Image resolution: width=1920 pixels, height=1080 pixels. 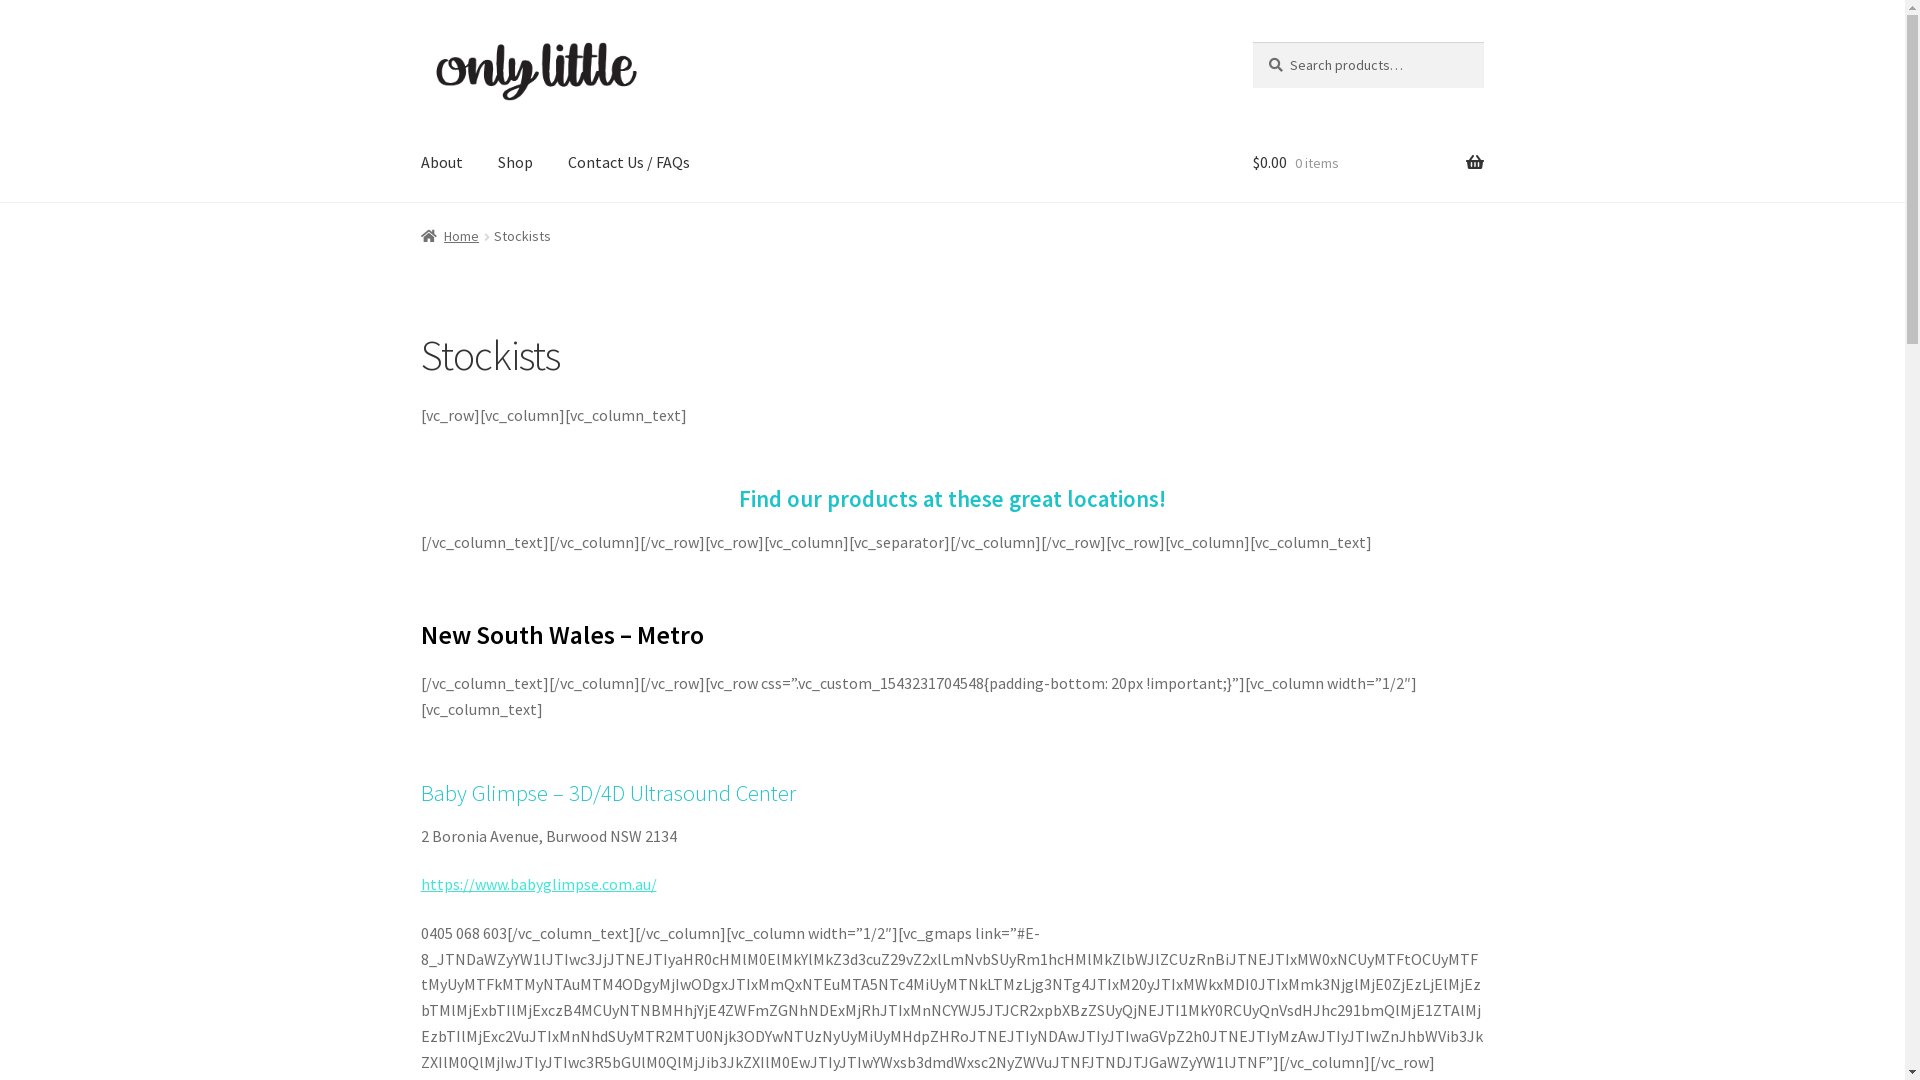 What do you see at coordinates (1251, 161) in the screenshot?
I see `'$0.00 0 items'` at bounding box center [1251, 161].